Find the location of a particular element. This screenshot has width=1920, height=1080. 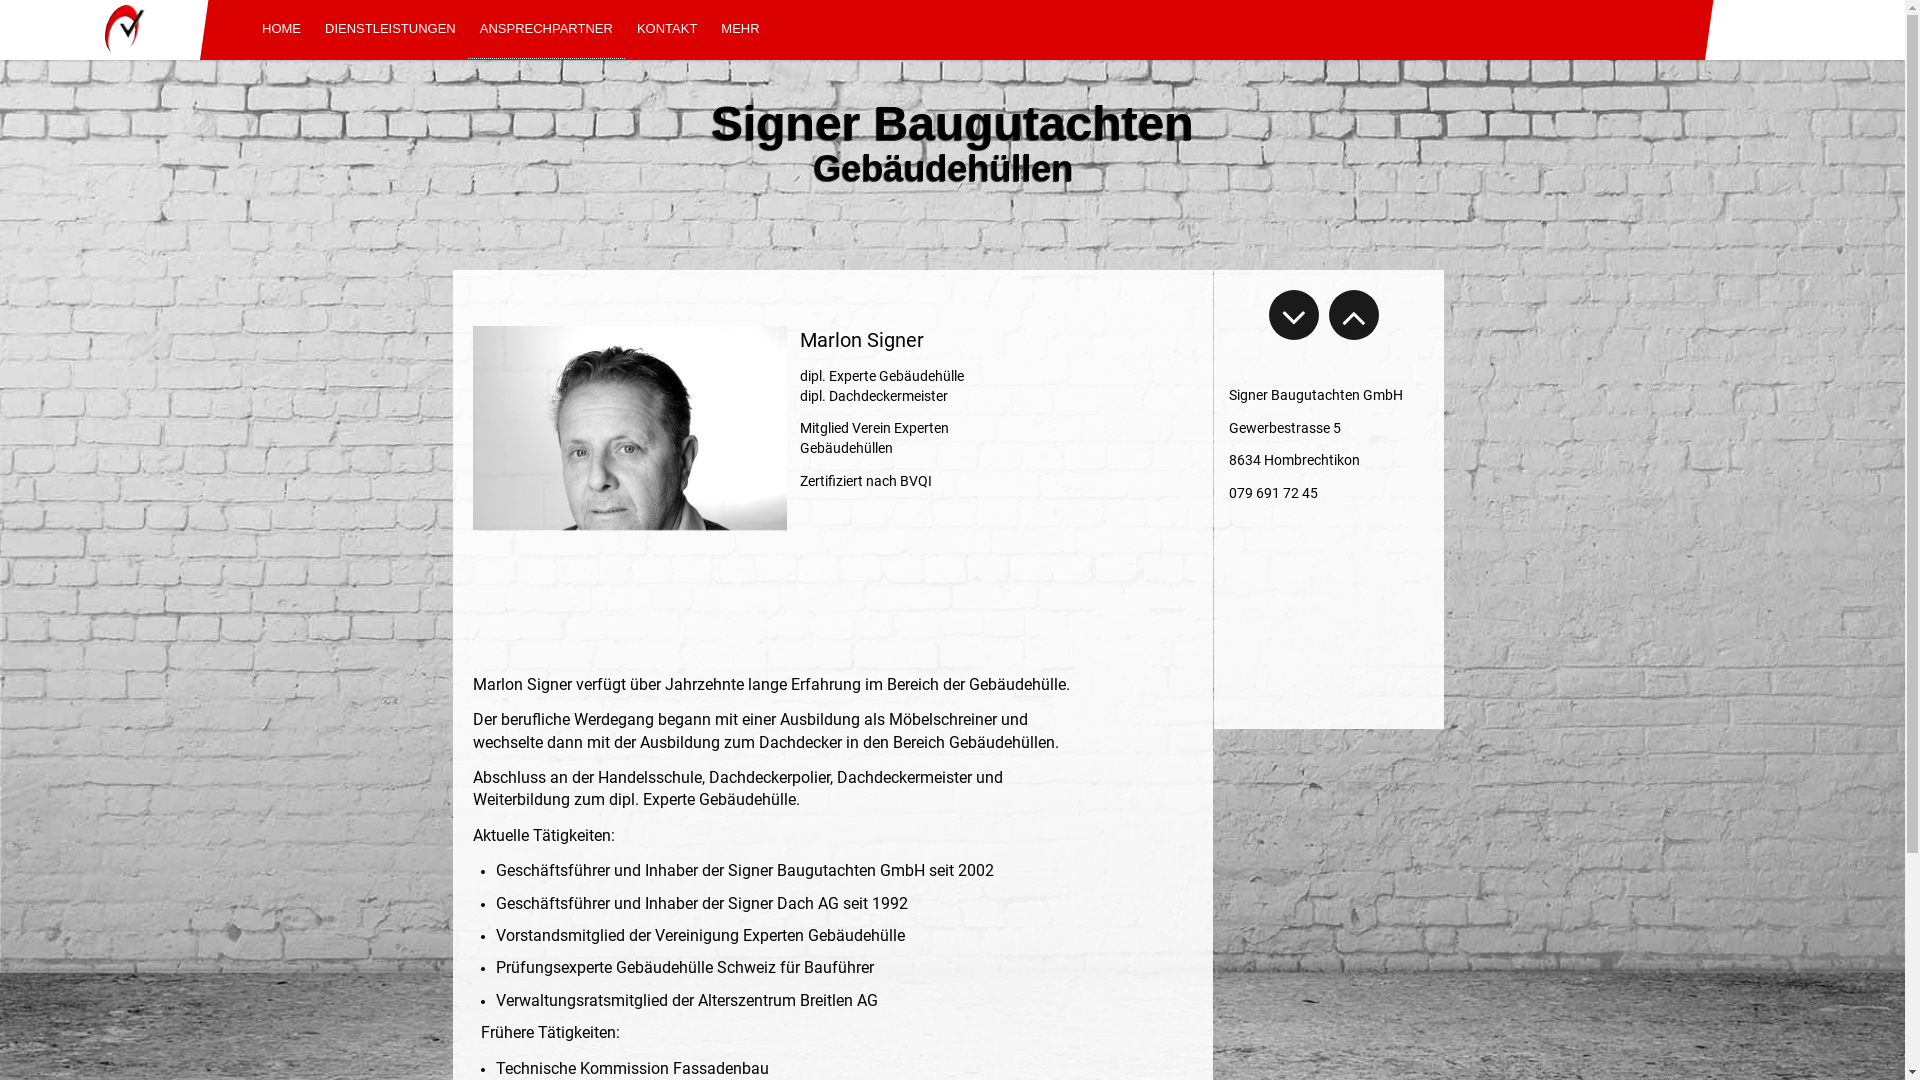

'KONTAKT' is located at coordinates (667, 29).